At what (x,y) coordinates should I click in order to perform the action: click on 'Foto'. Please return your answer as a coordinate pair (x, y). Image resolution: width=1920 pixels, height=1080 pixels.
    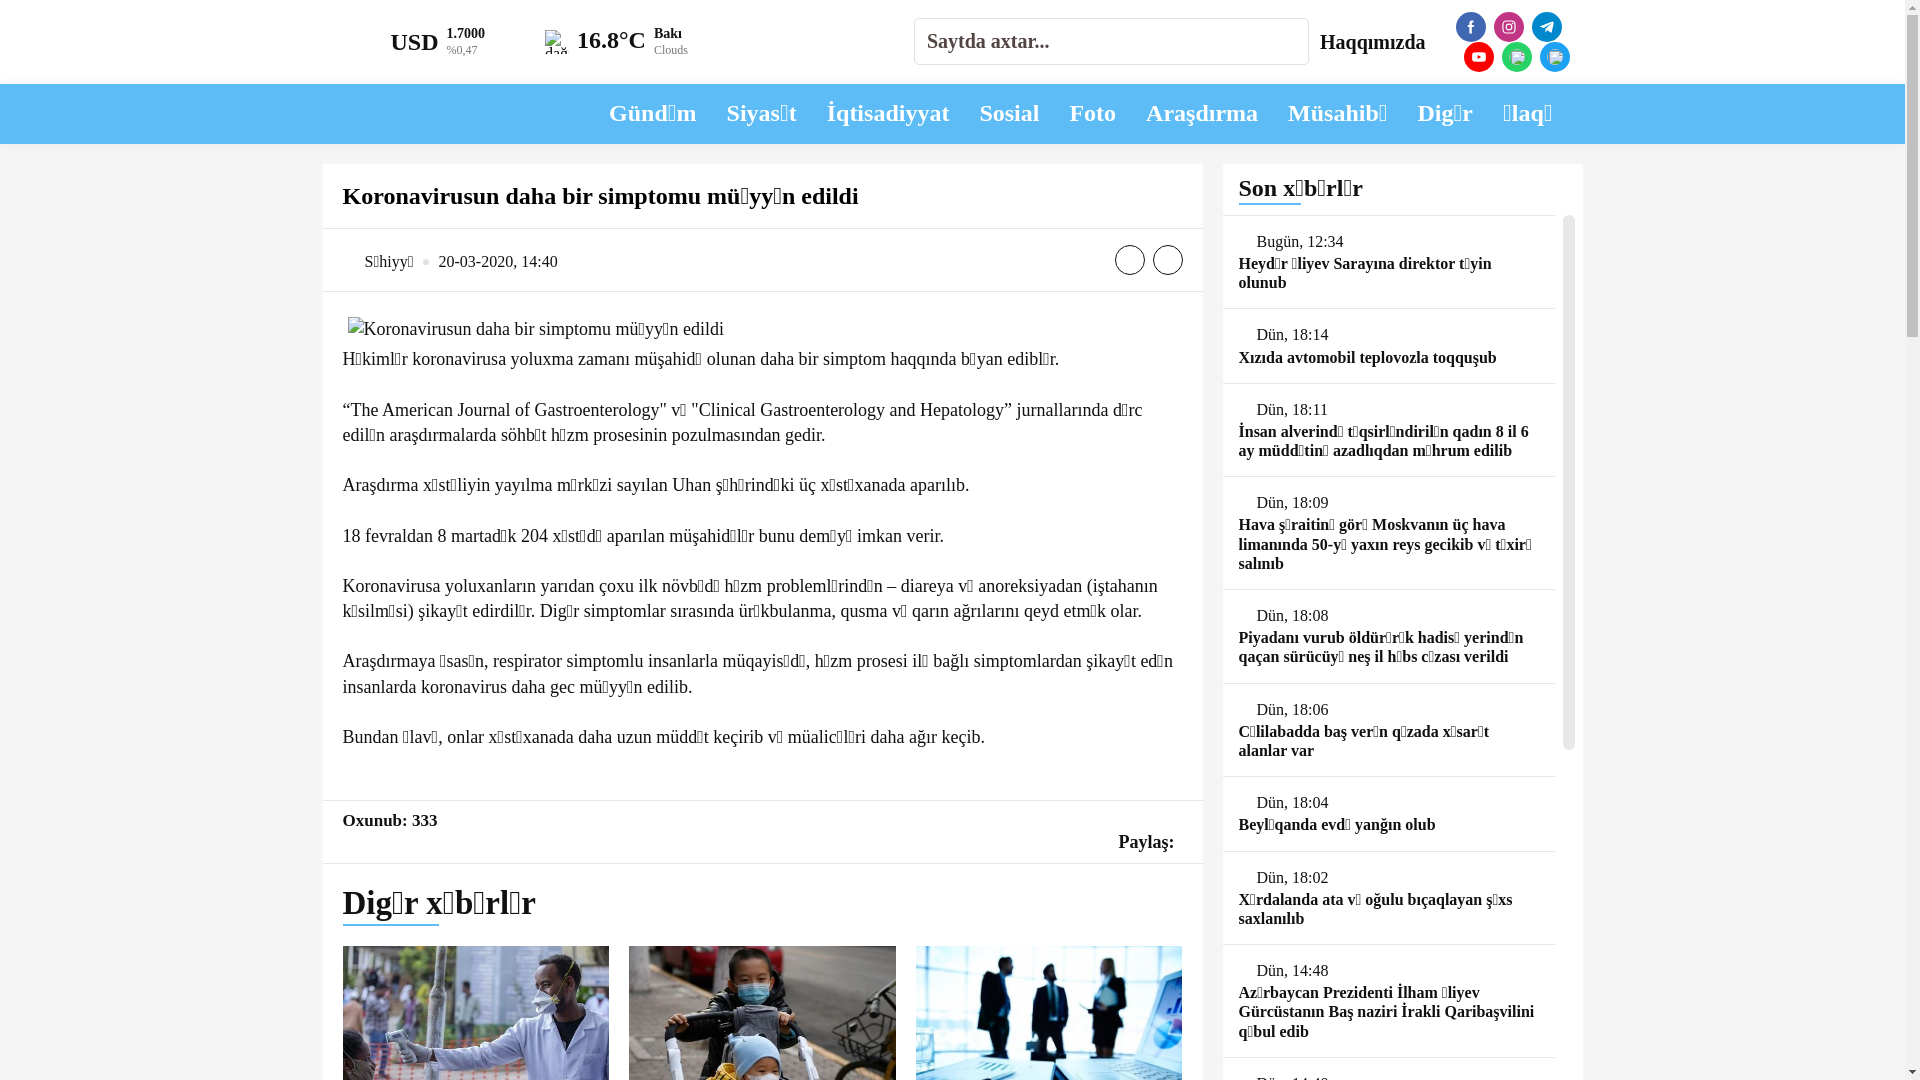
    Looking at the image, I should click on (1091, 113).